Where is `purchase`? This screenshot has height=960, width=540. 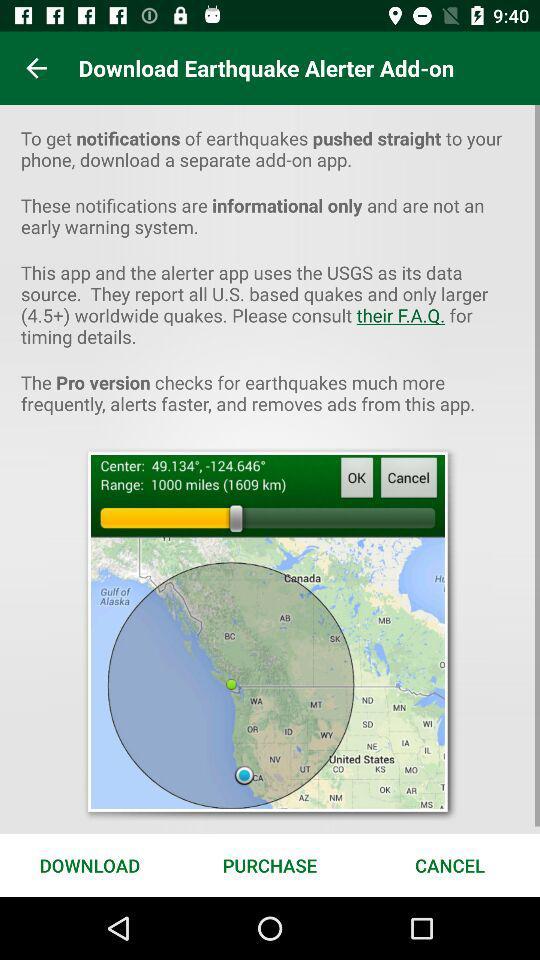 purchase is located at coordinates (270, 864).